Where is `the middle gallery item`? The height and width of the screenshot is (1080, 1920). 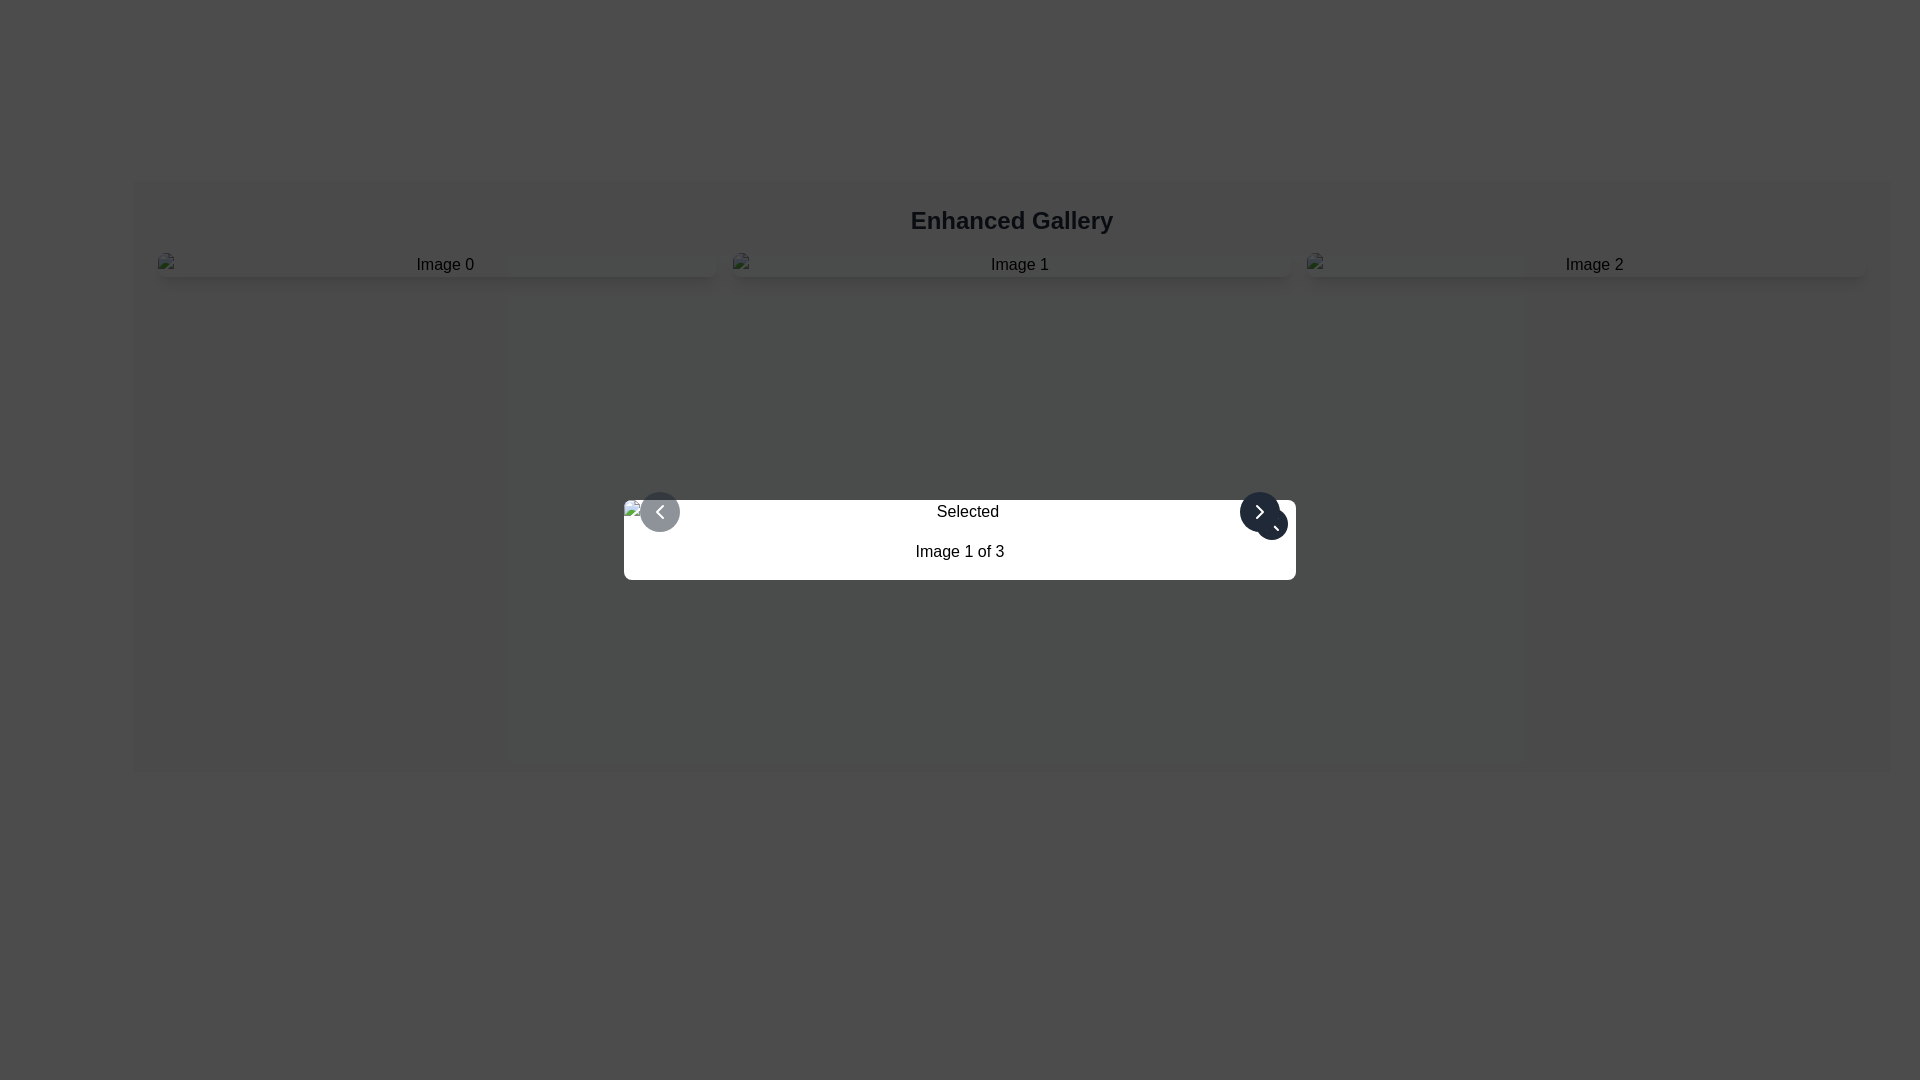
the middle gallery item is located at coordinates (1012, 264).